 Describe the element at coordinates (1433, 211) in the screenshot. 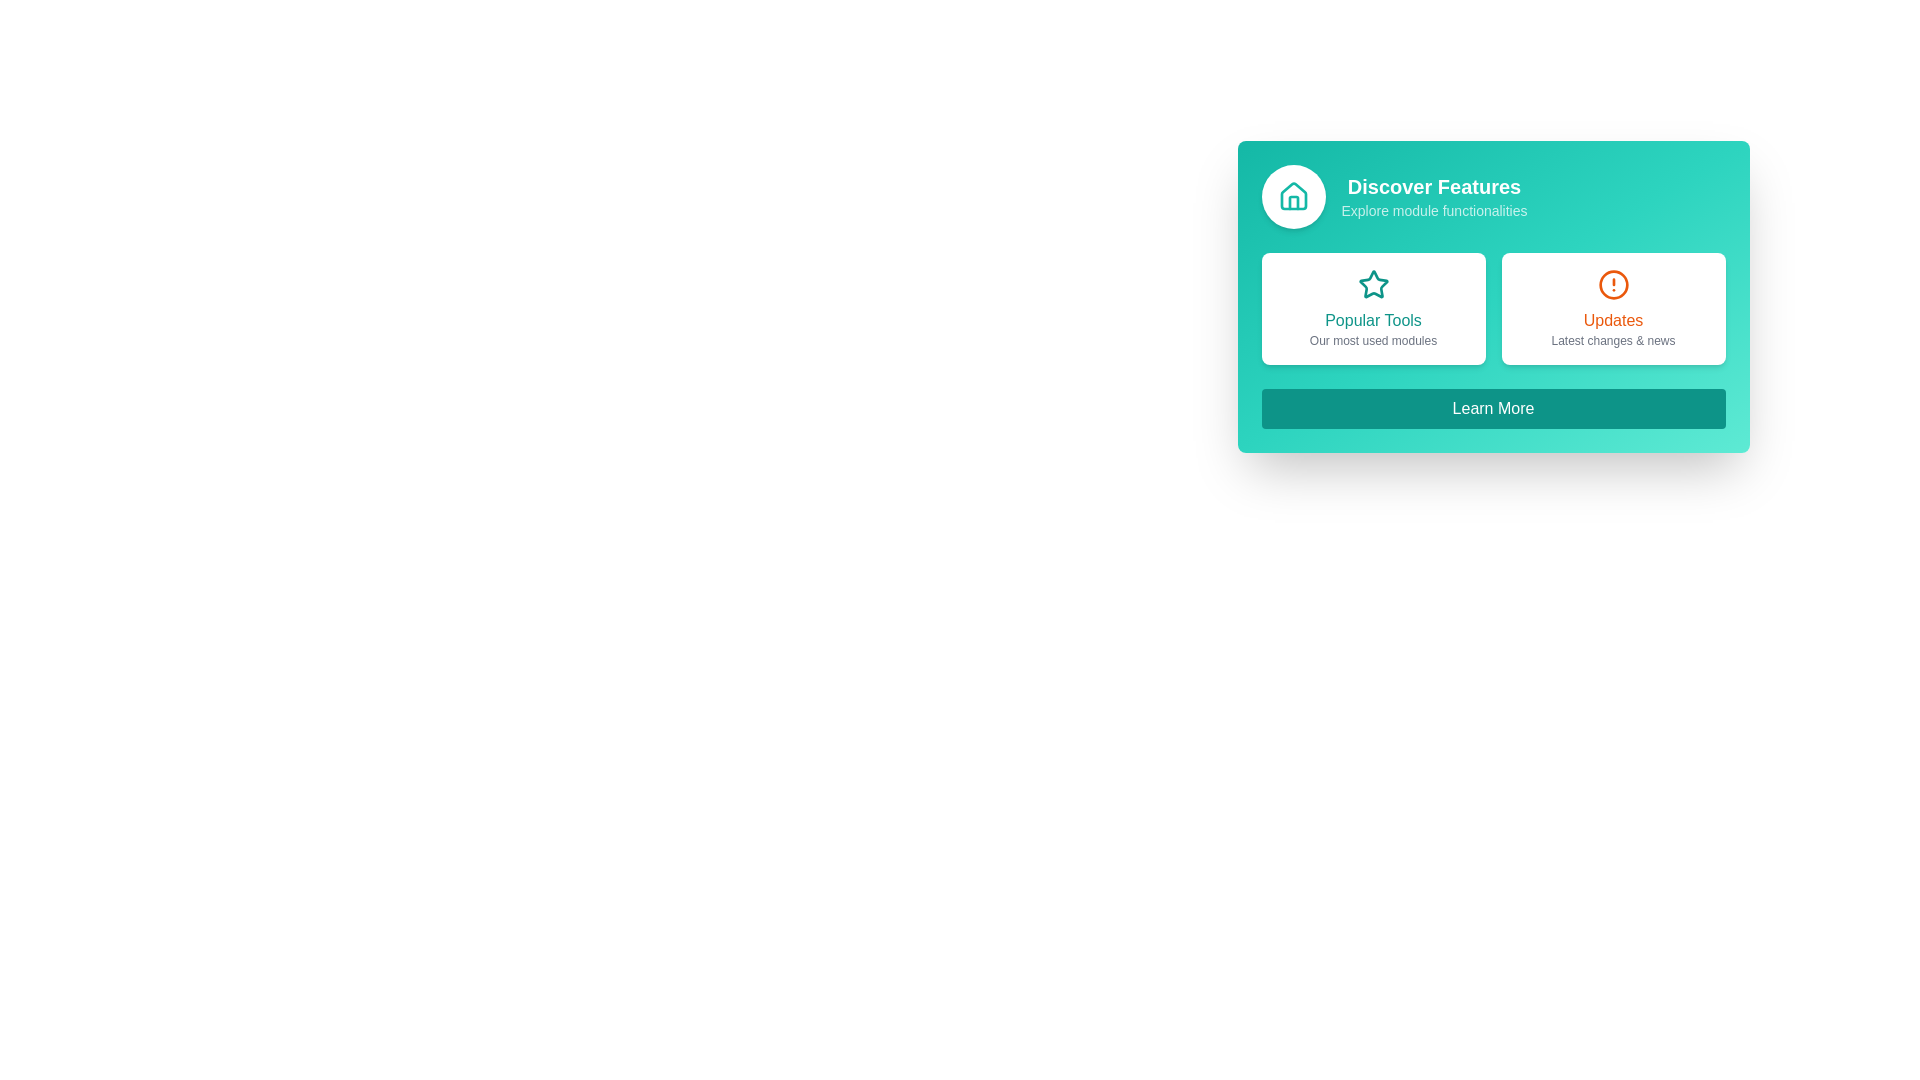

I see `the text component displaying 'Explore module functionalities', which is located beneath the title 'Discover Features' within the same card interface` at that location.